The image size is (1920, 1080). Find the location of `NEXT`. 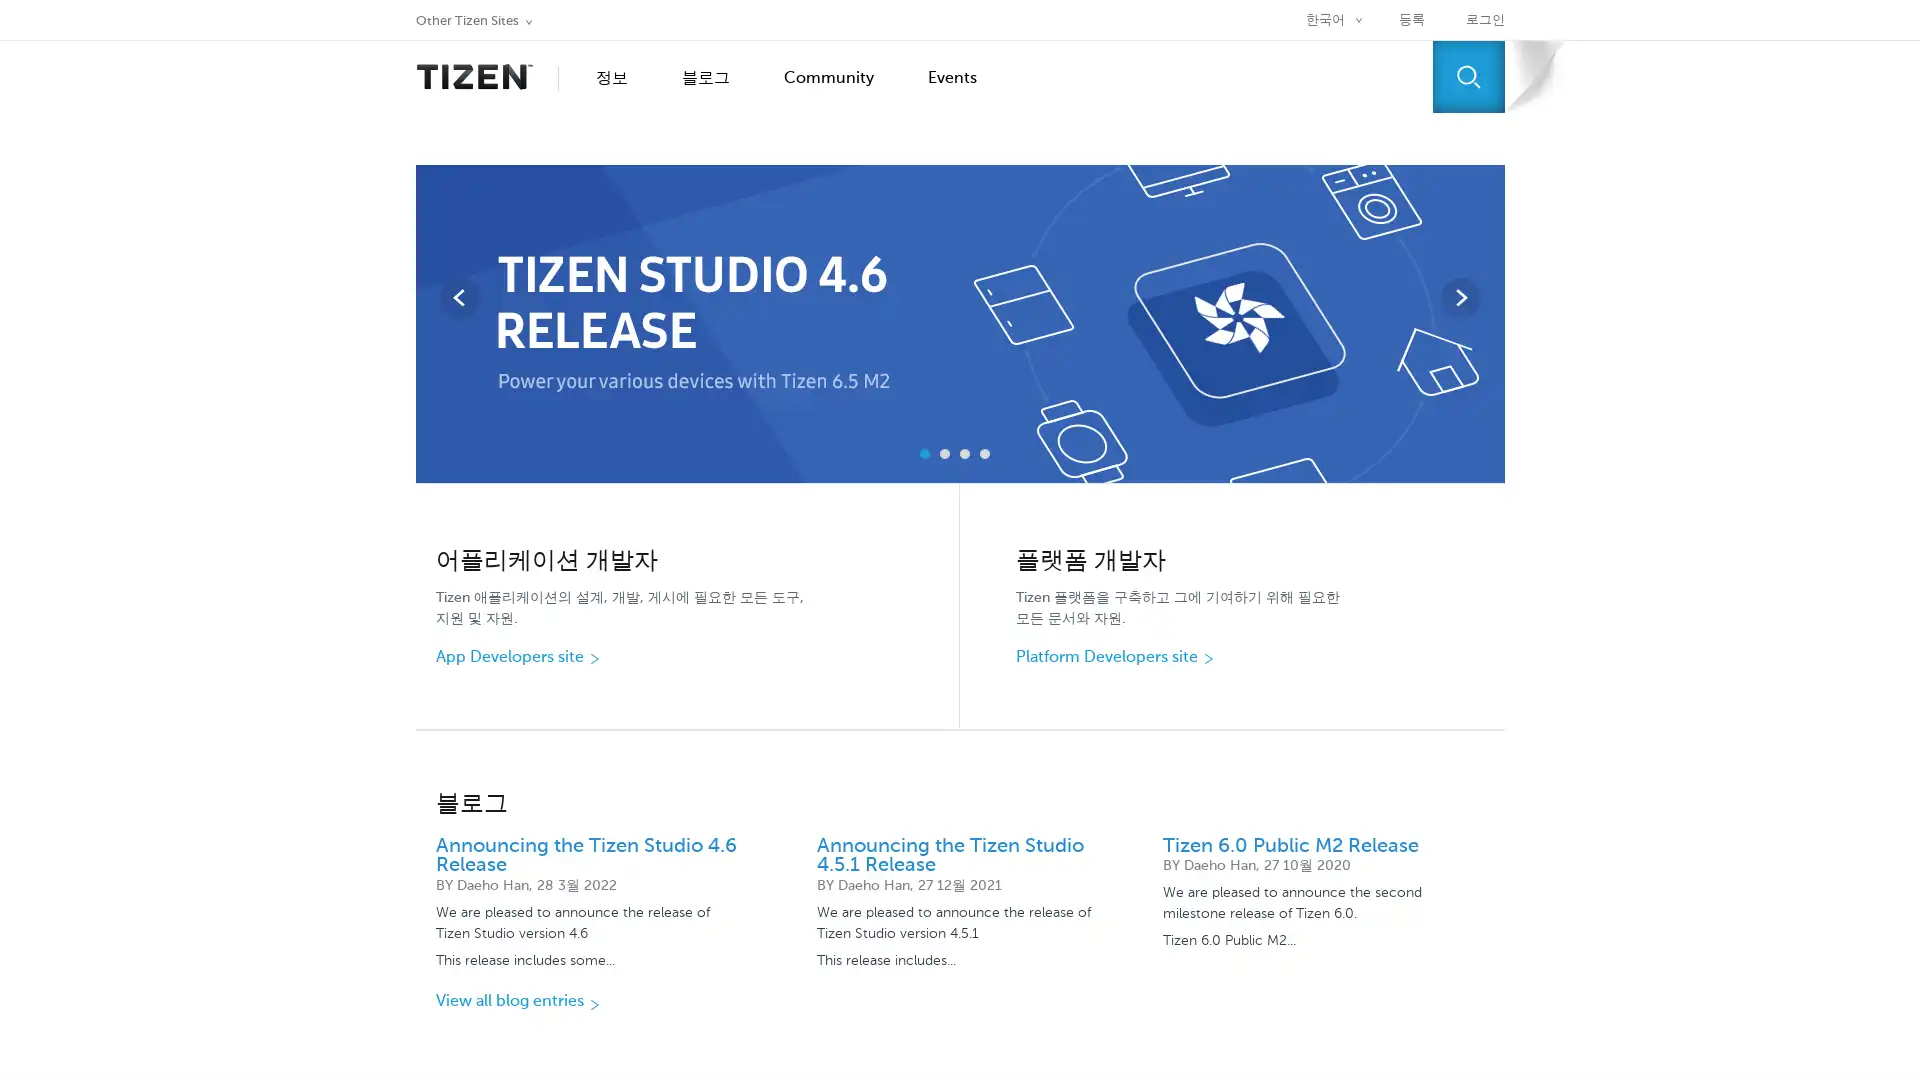

NEXT is located at coordinates (1459, 297).